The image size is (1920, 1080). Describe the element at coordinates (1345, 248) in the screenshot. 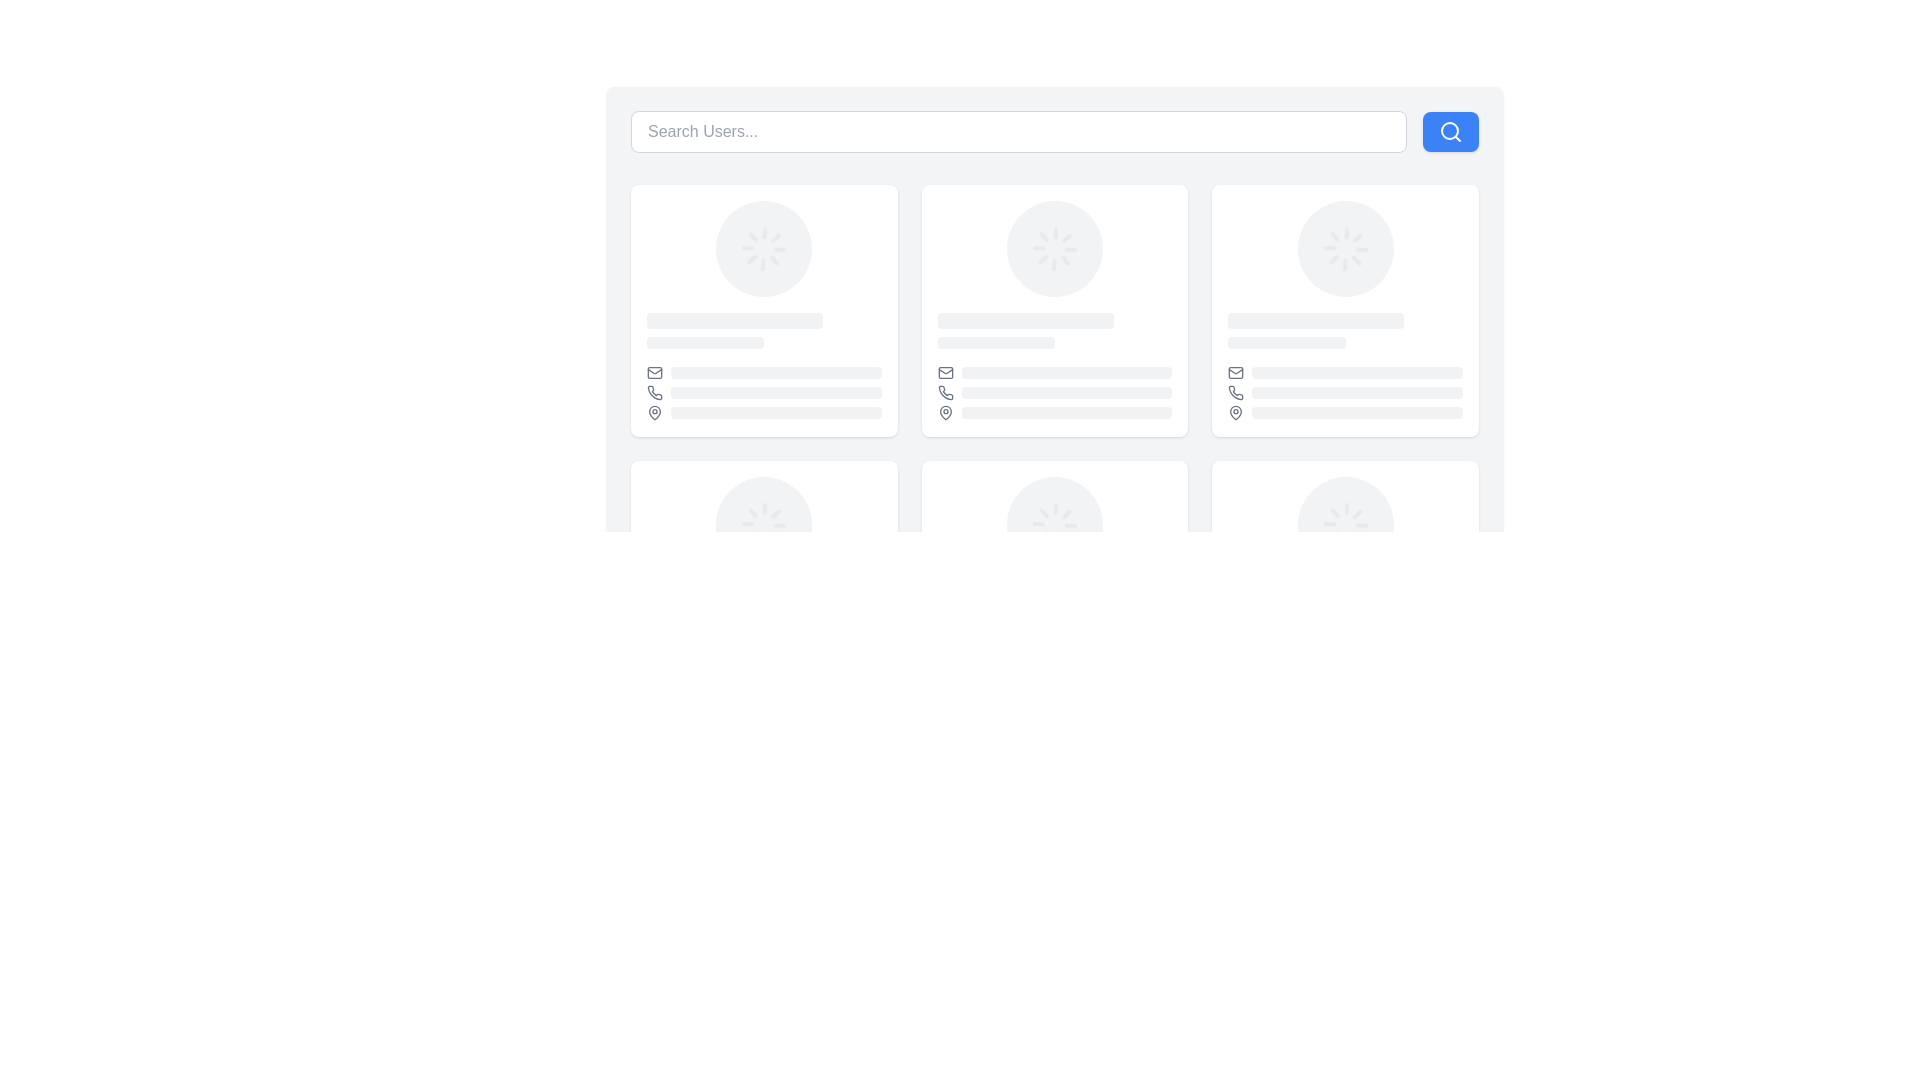

I see `the loading spinner, which is a circular element with radial lines in light gray color, located at the upper portion of the second card in the grid layout` at that location.